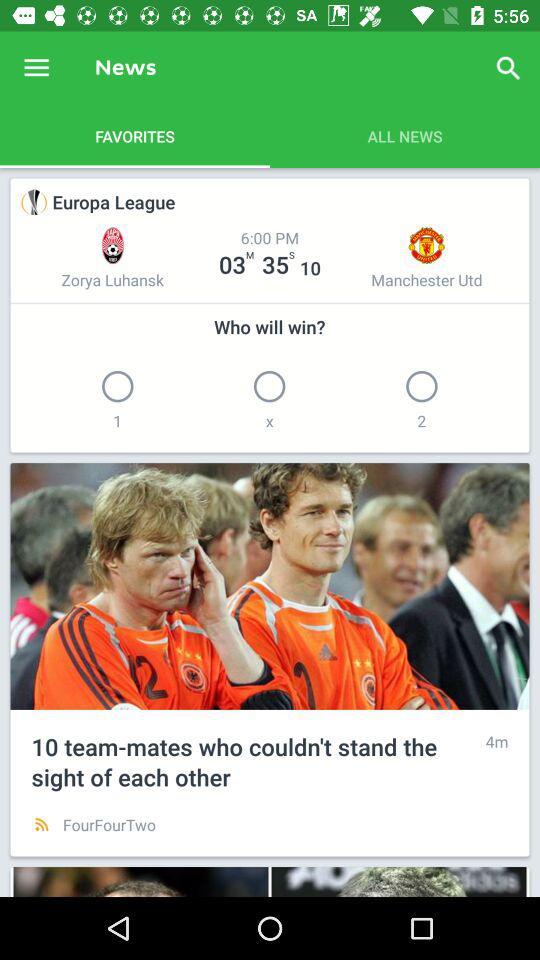 Image resolution: width=540 pixels, height=960 pixels. I want to click on icon next to the news item, so click(36, 68).